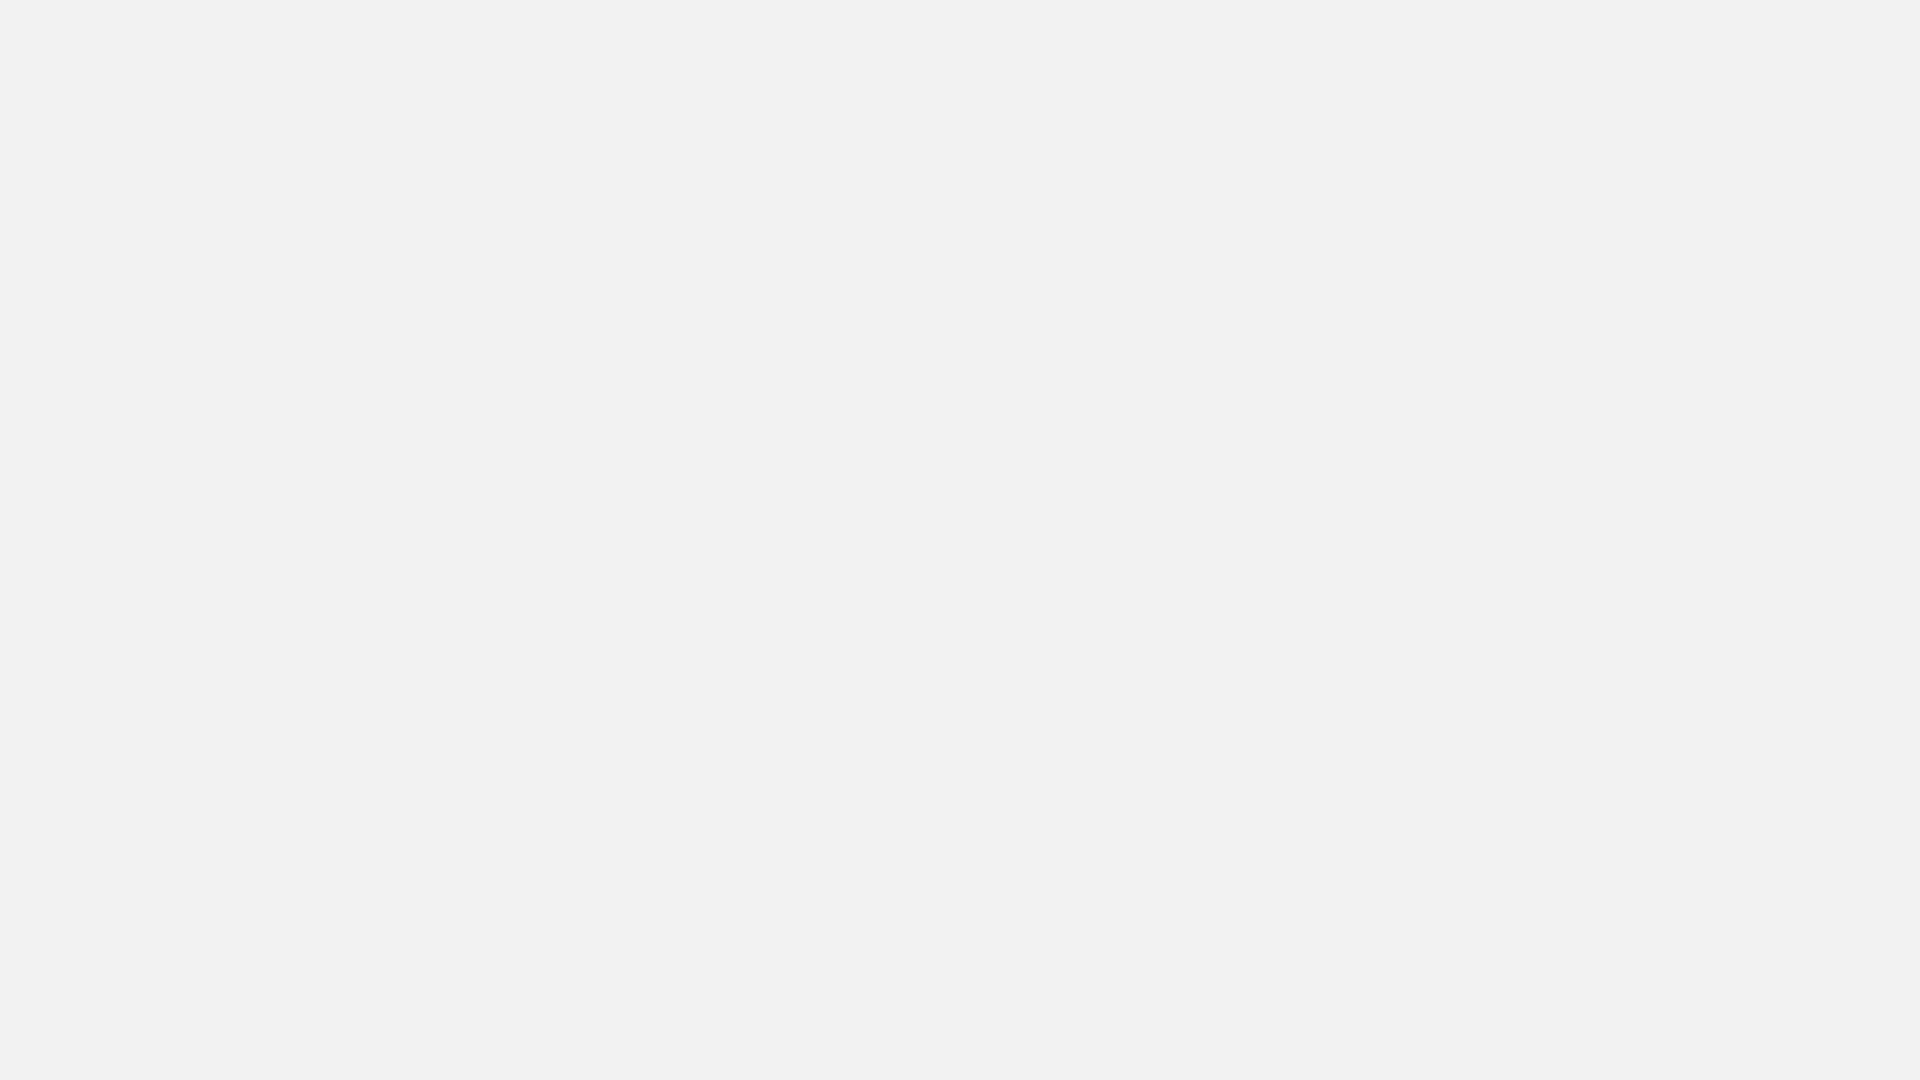 The image size is (1920, 1080). I want to click on Search, so click(616, 434).